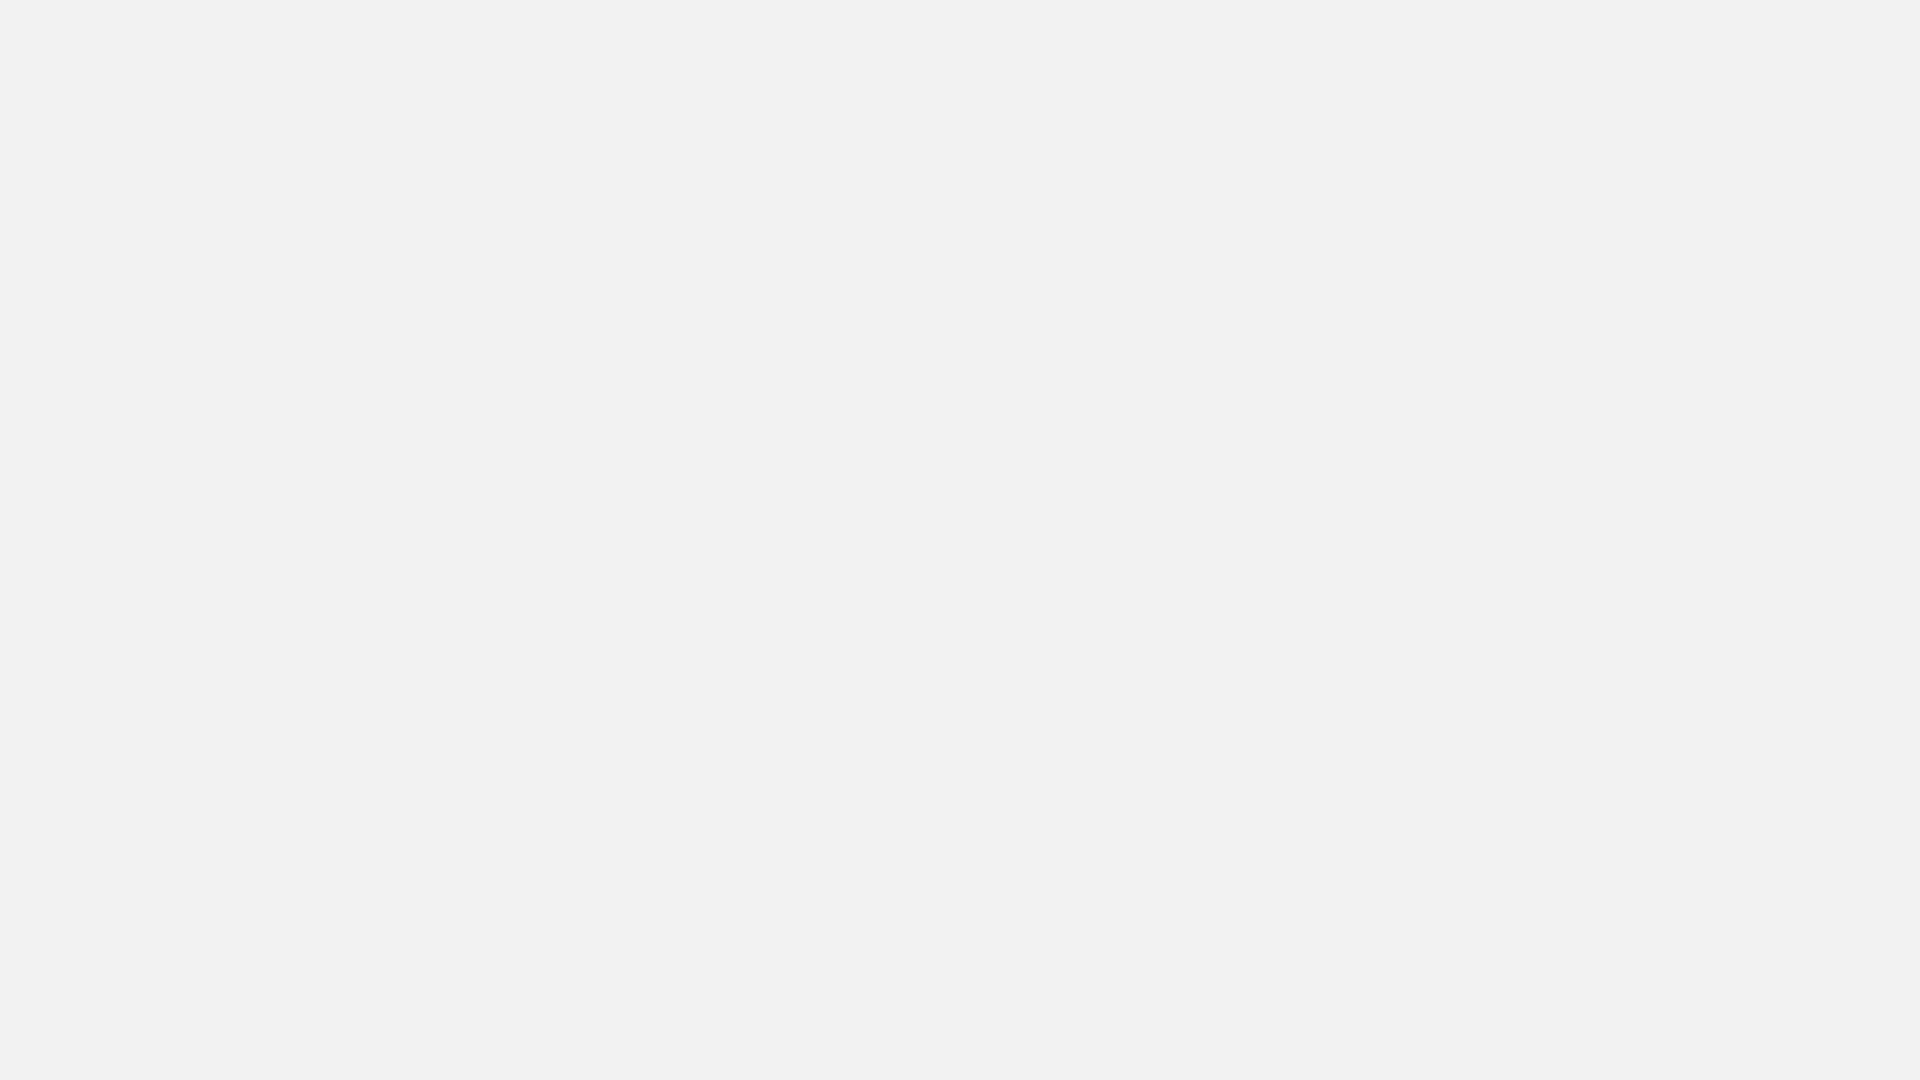 The image size is (1920, 1080). I want to click on Search, so click(616, 434).